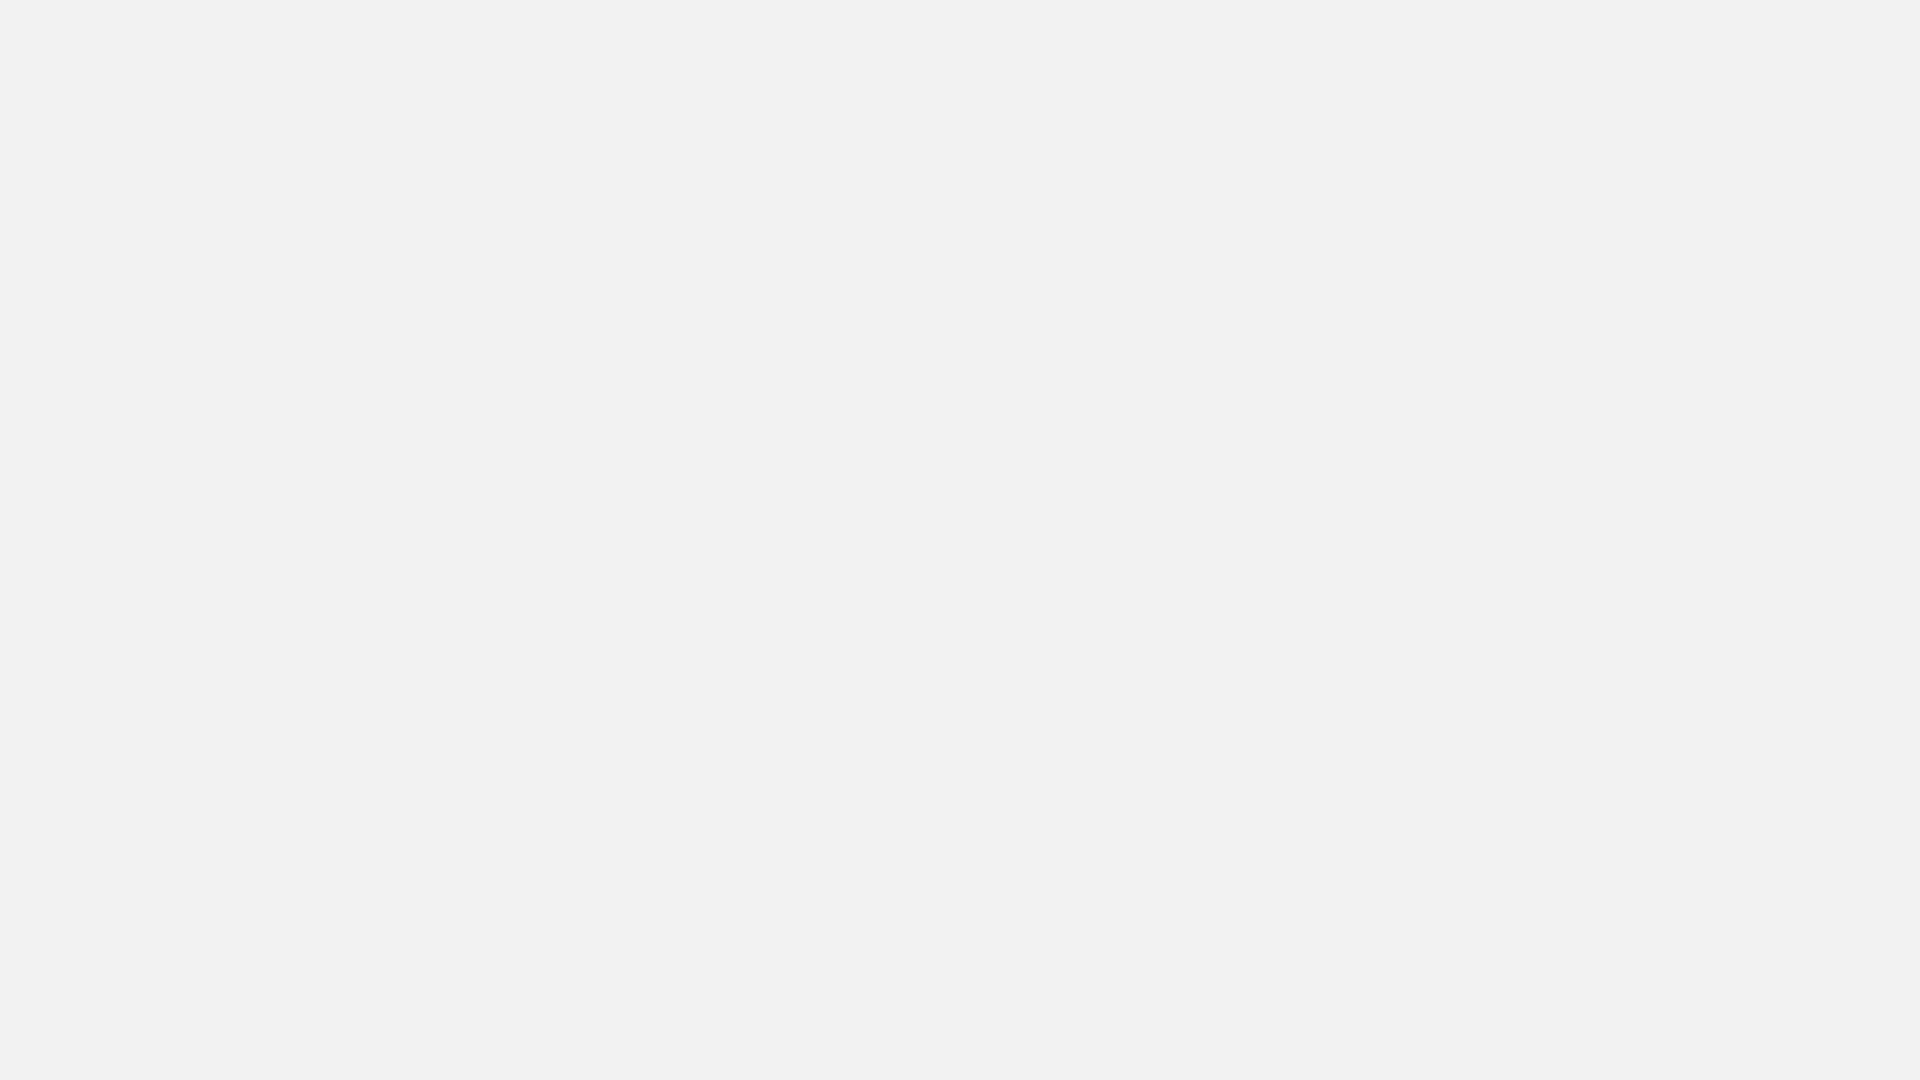 The image size is (1920, 1080). I want to click on Search, so click(616, 434).